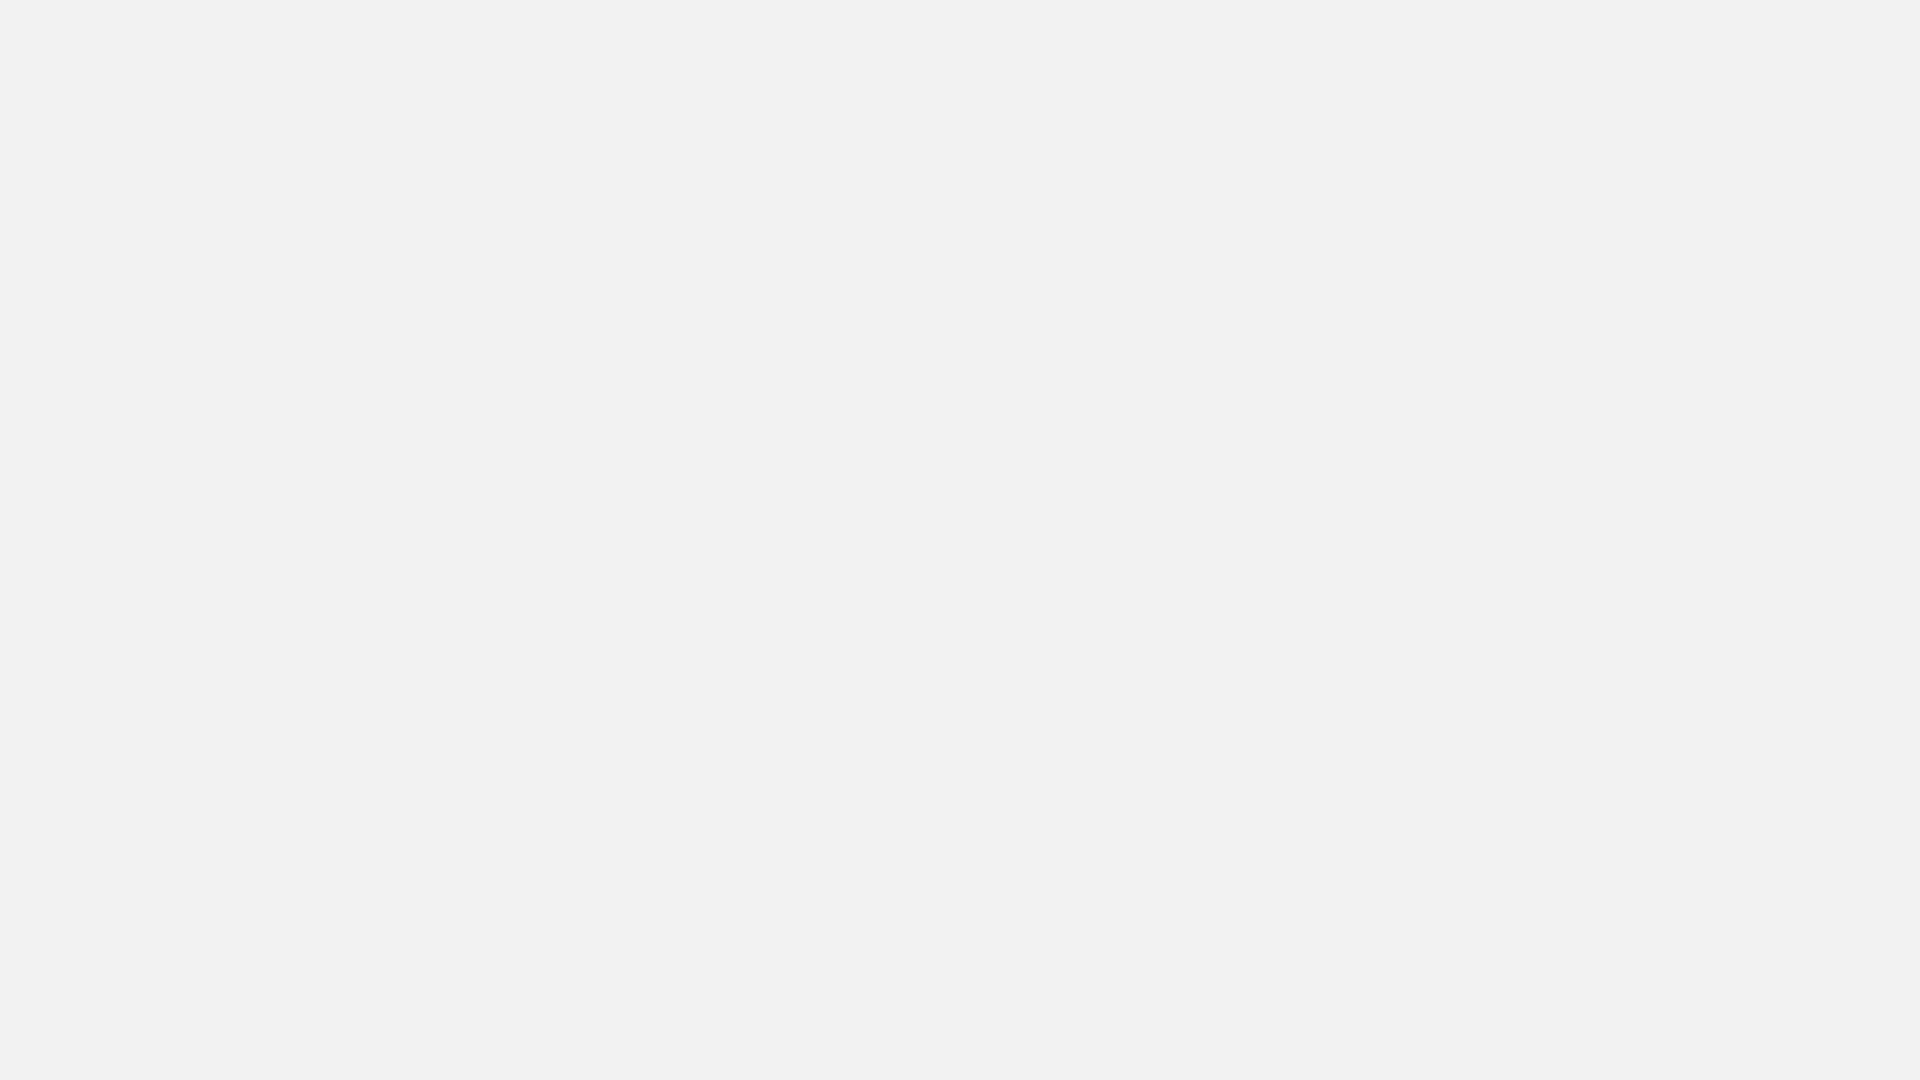 The image size is (1920, 1080). I want to click on Search, so click(616, 434).